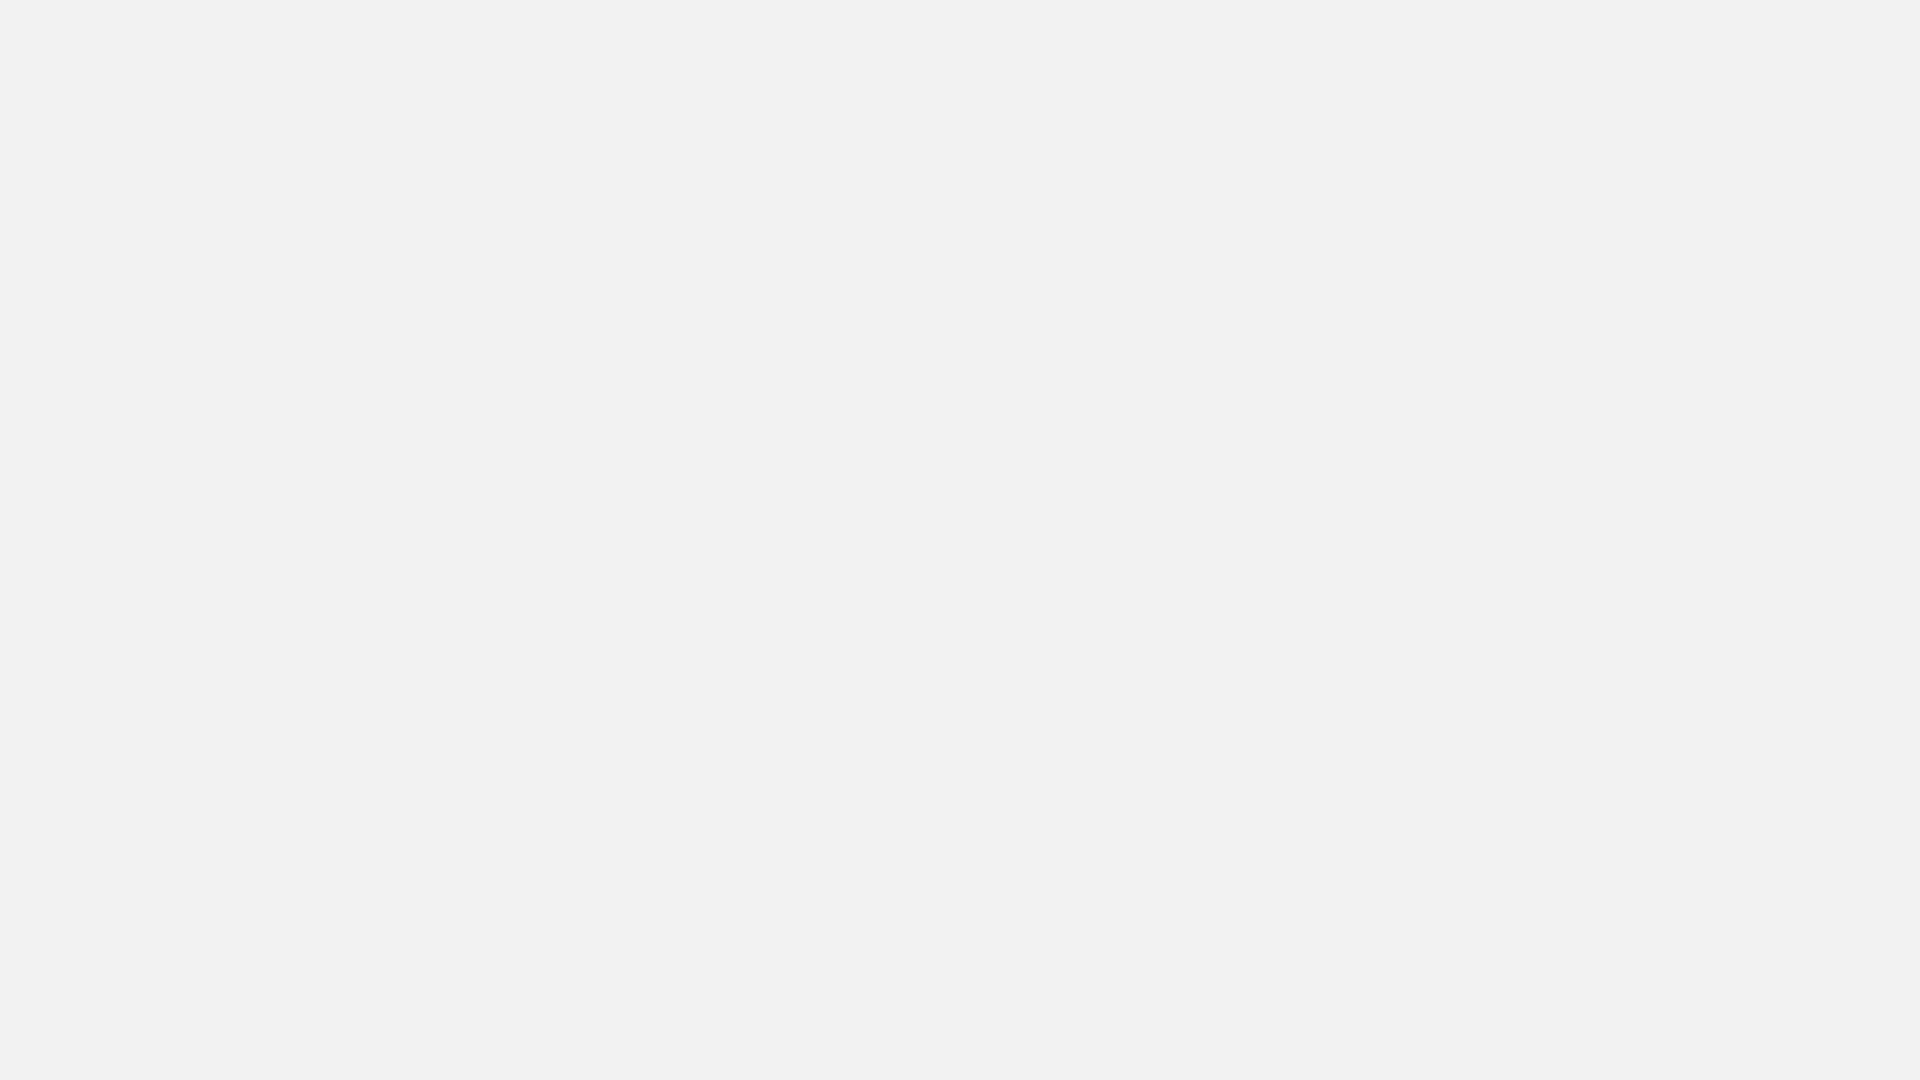 The image size is (1920, 1080). I want to click on Search, so click(616, 434).